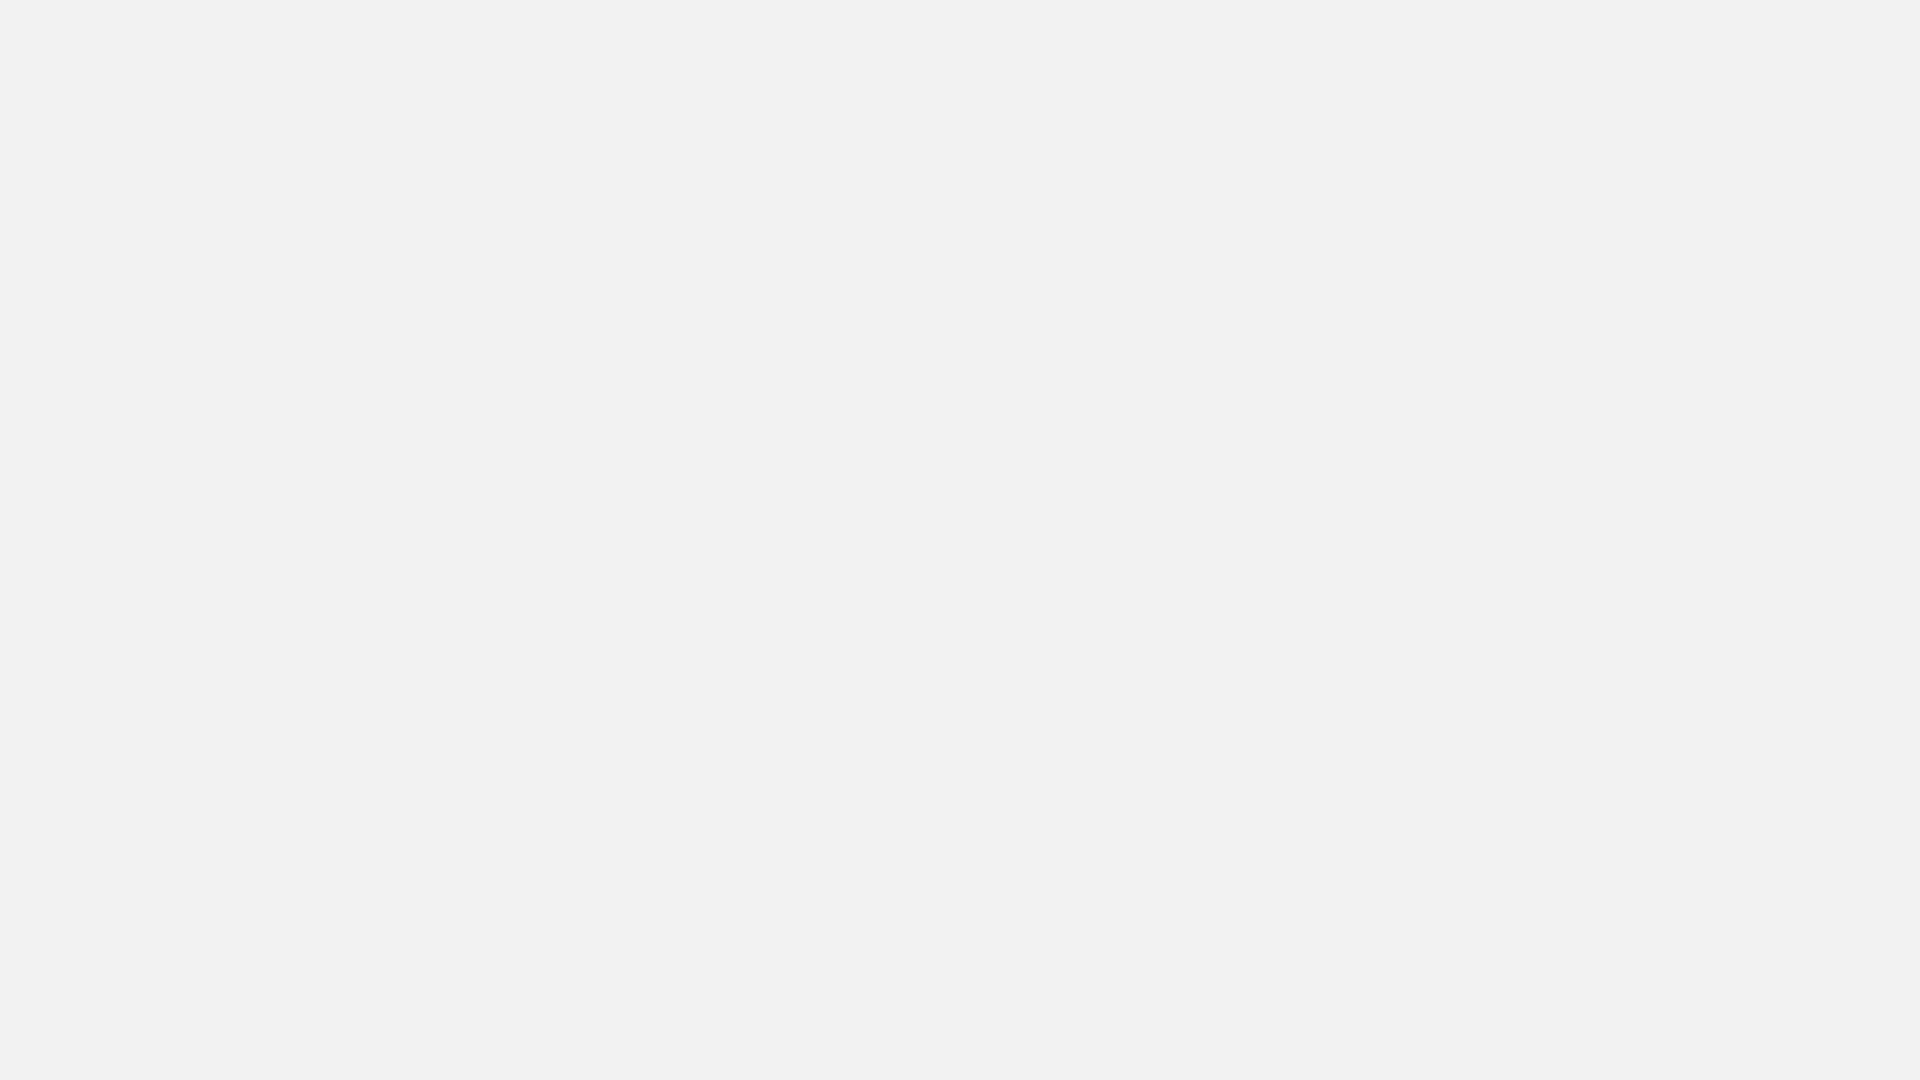 The image size is (1920, 1080). I want to click on Search, so click(616, 434).